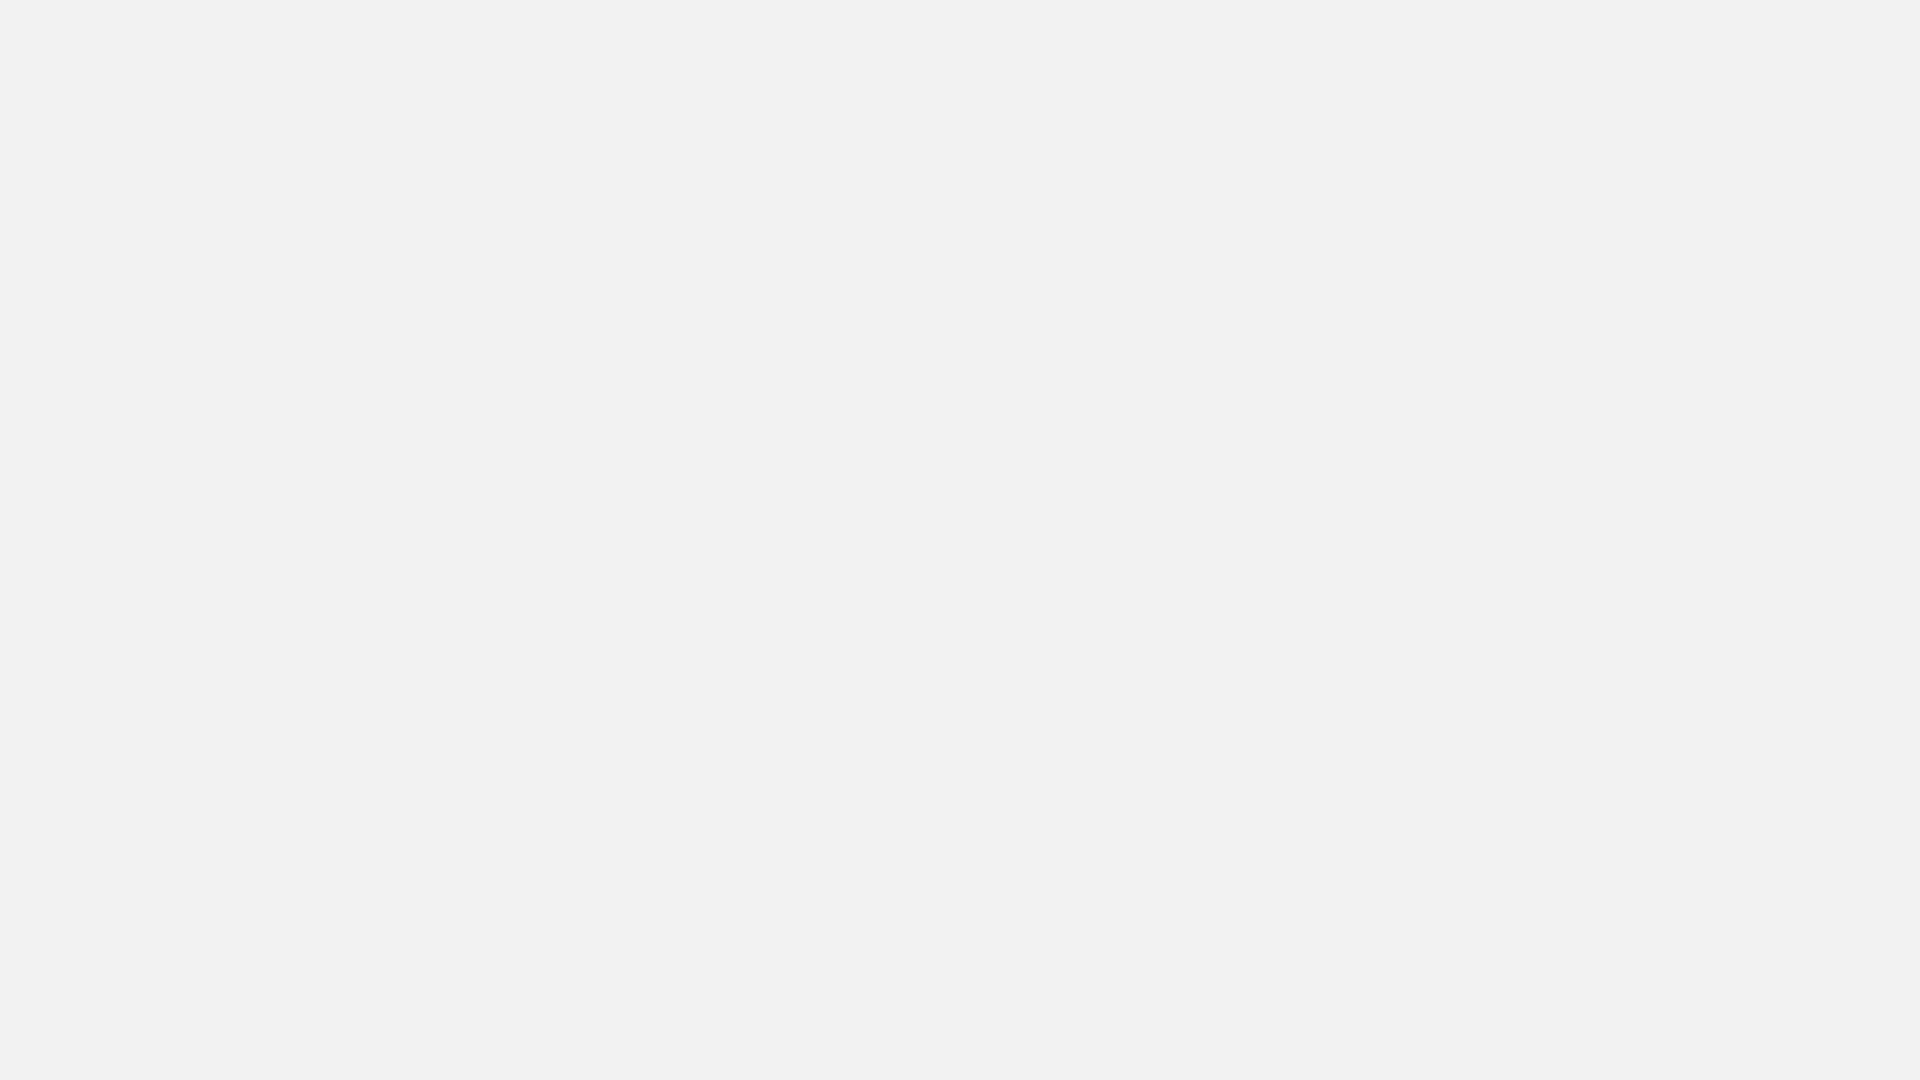 The image size is (1920, 1080). I want to click on Search, so click(616, 434).